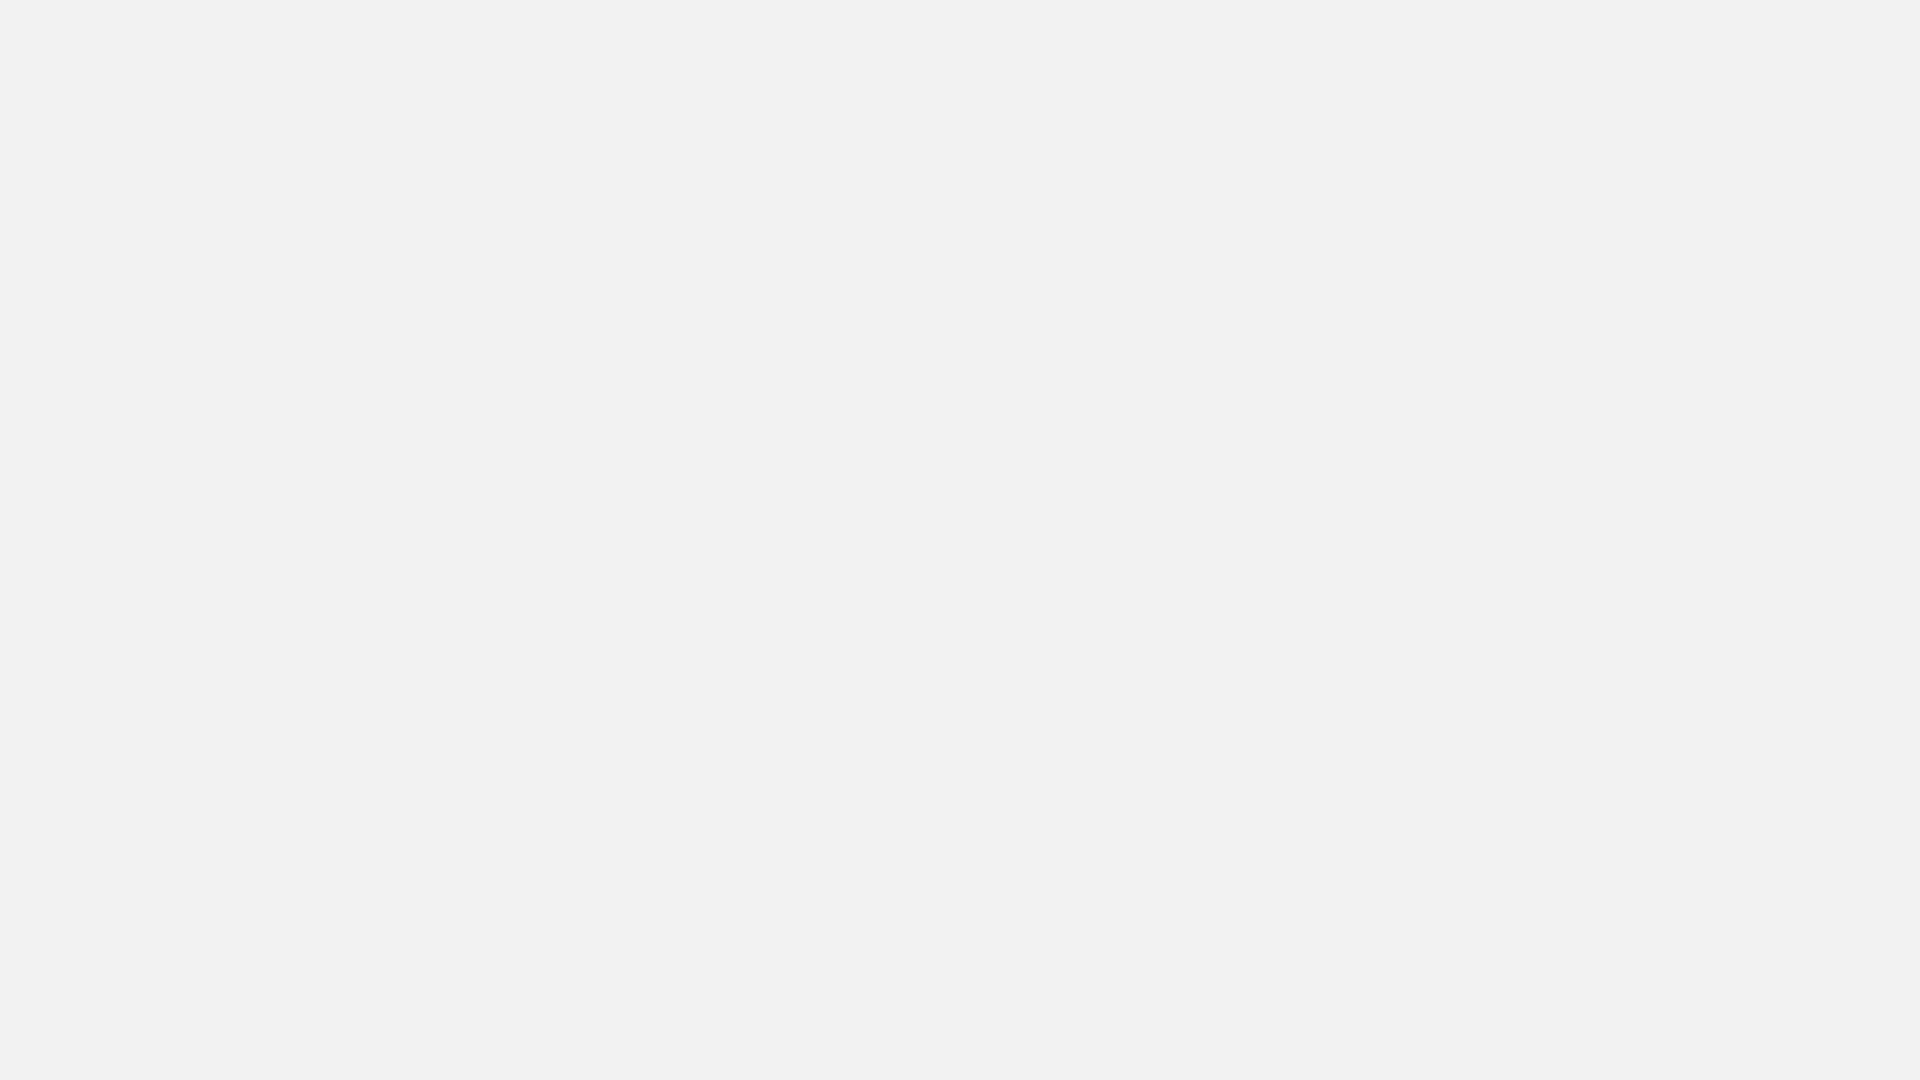 The image size is (1920, 1080). I want to click on Search, so click(616, 434).